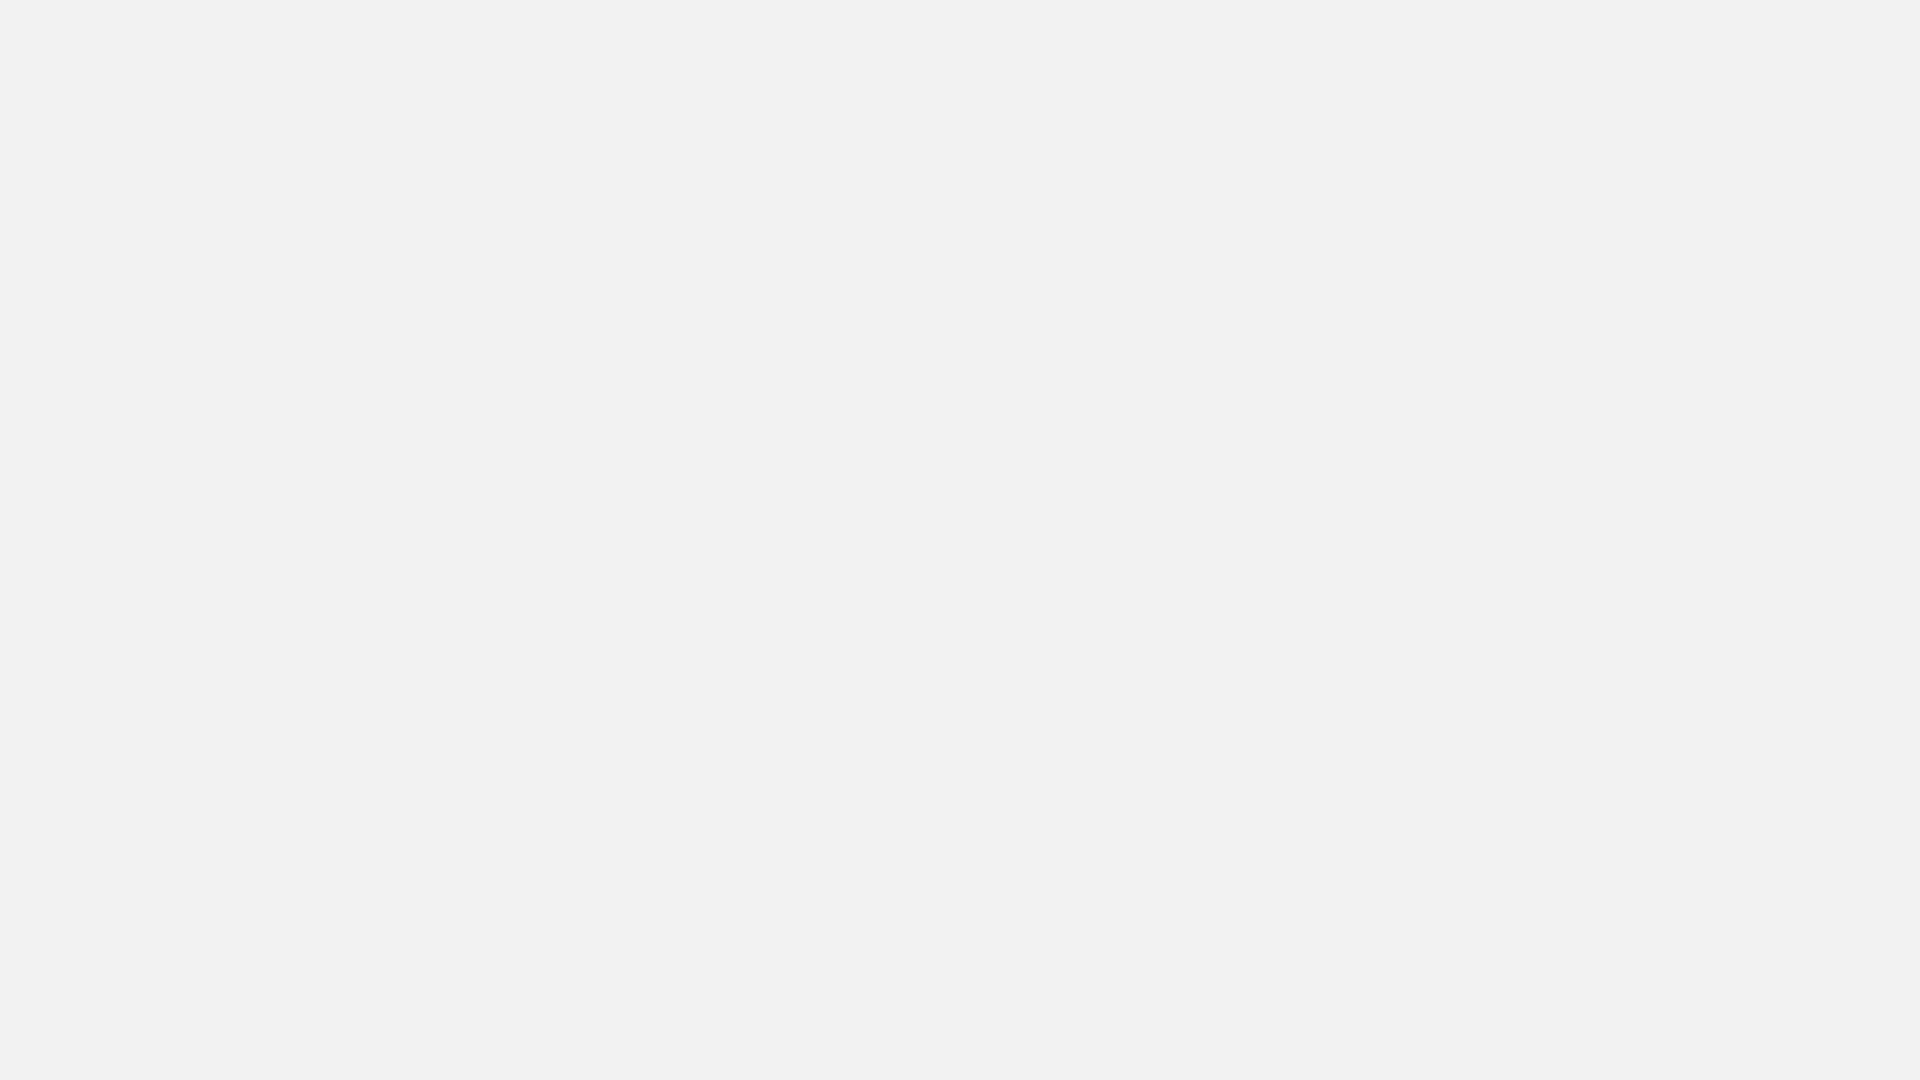 The image size is (1920, 1080). I want to click on Search, so click(616, 434).